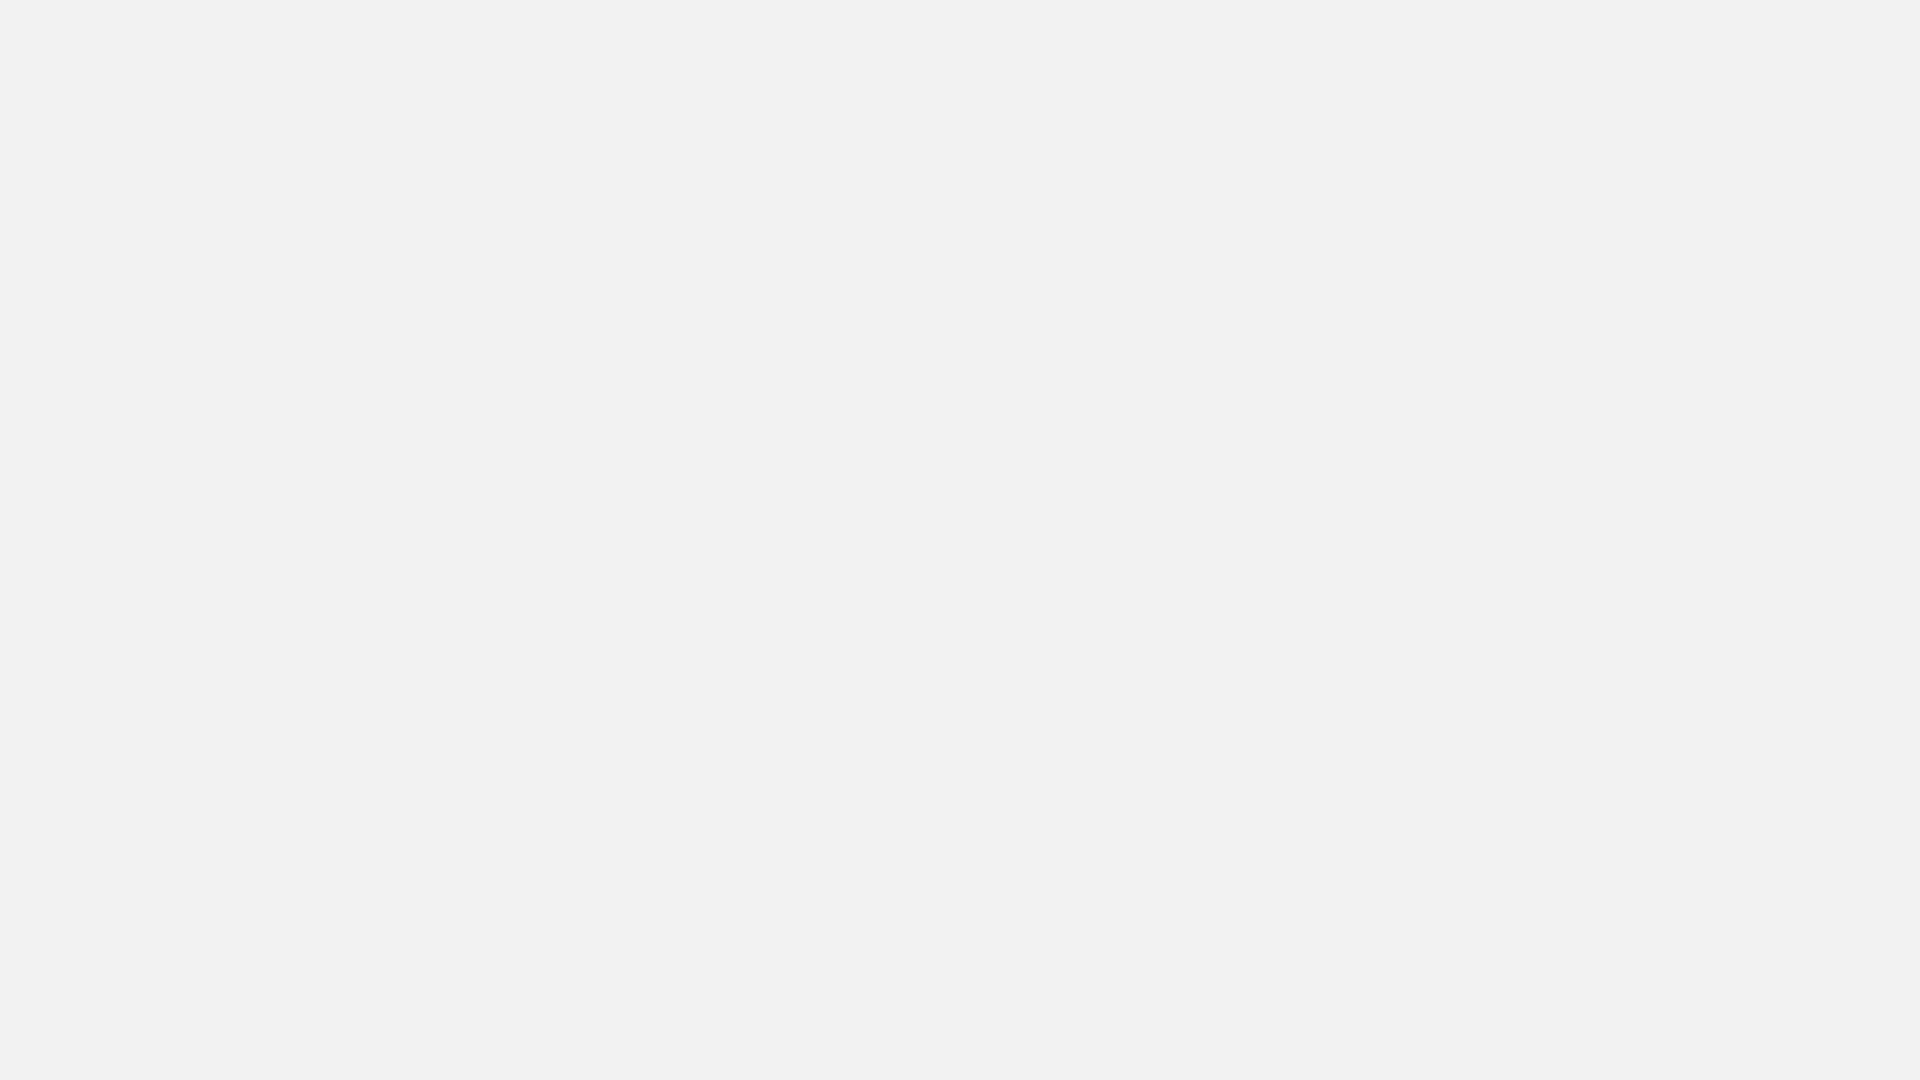 The image size is (1920, 1080). I want to click on Search, so click(616, 434).